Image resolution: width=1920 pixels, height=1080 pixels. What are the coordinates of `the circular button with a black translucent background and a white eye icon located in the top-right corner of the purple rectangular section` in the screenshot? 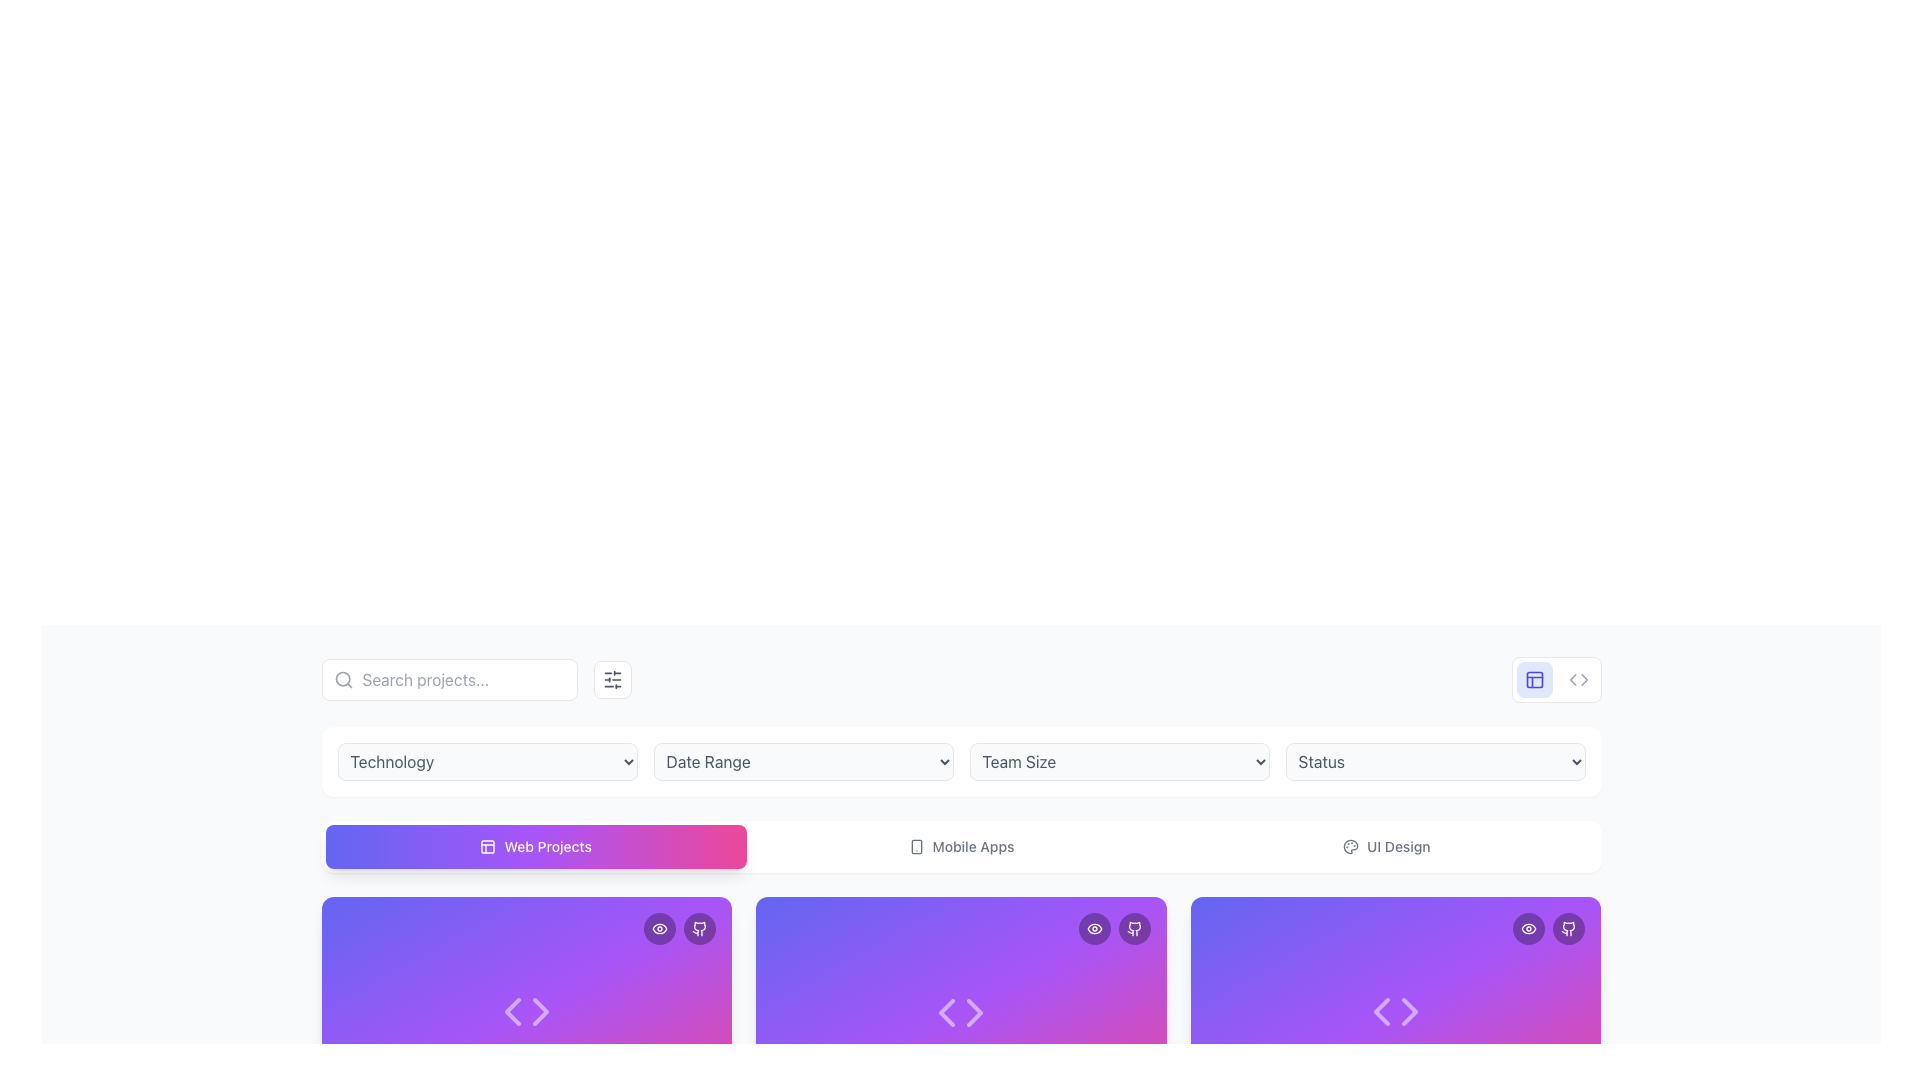 It's located at (660, 929).